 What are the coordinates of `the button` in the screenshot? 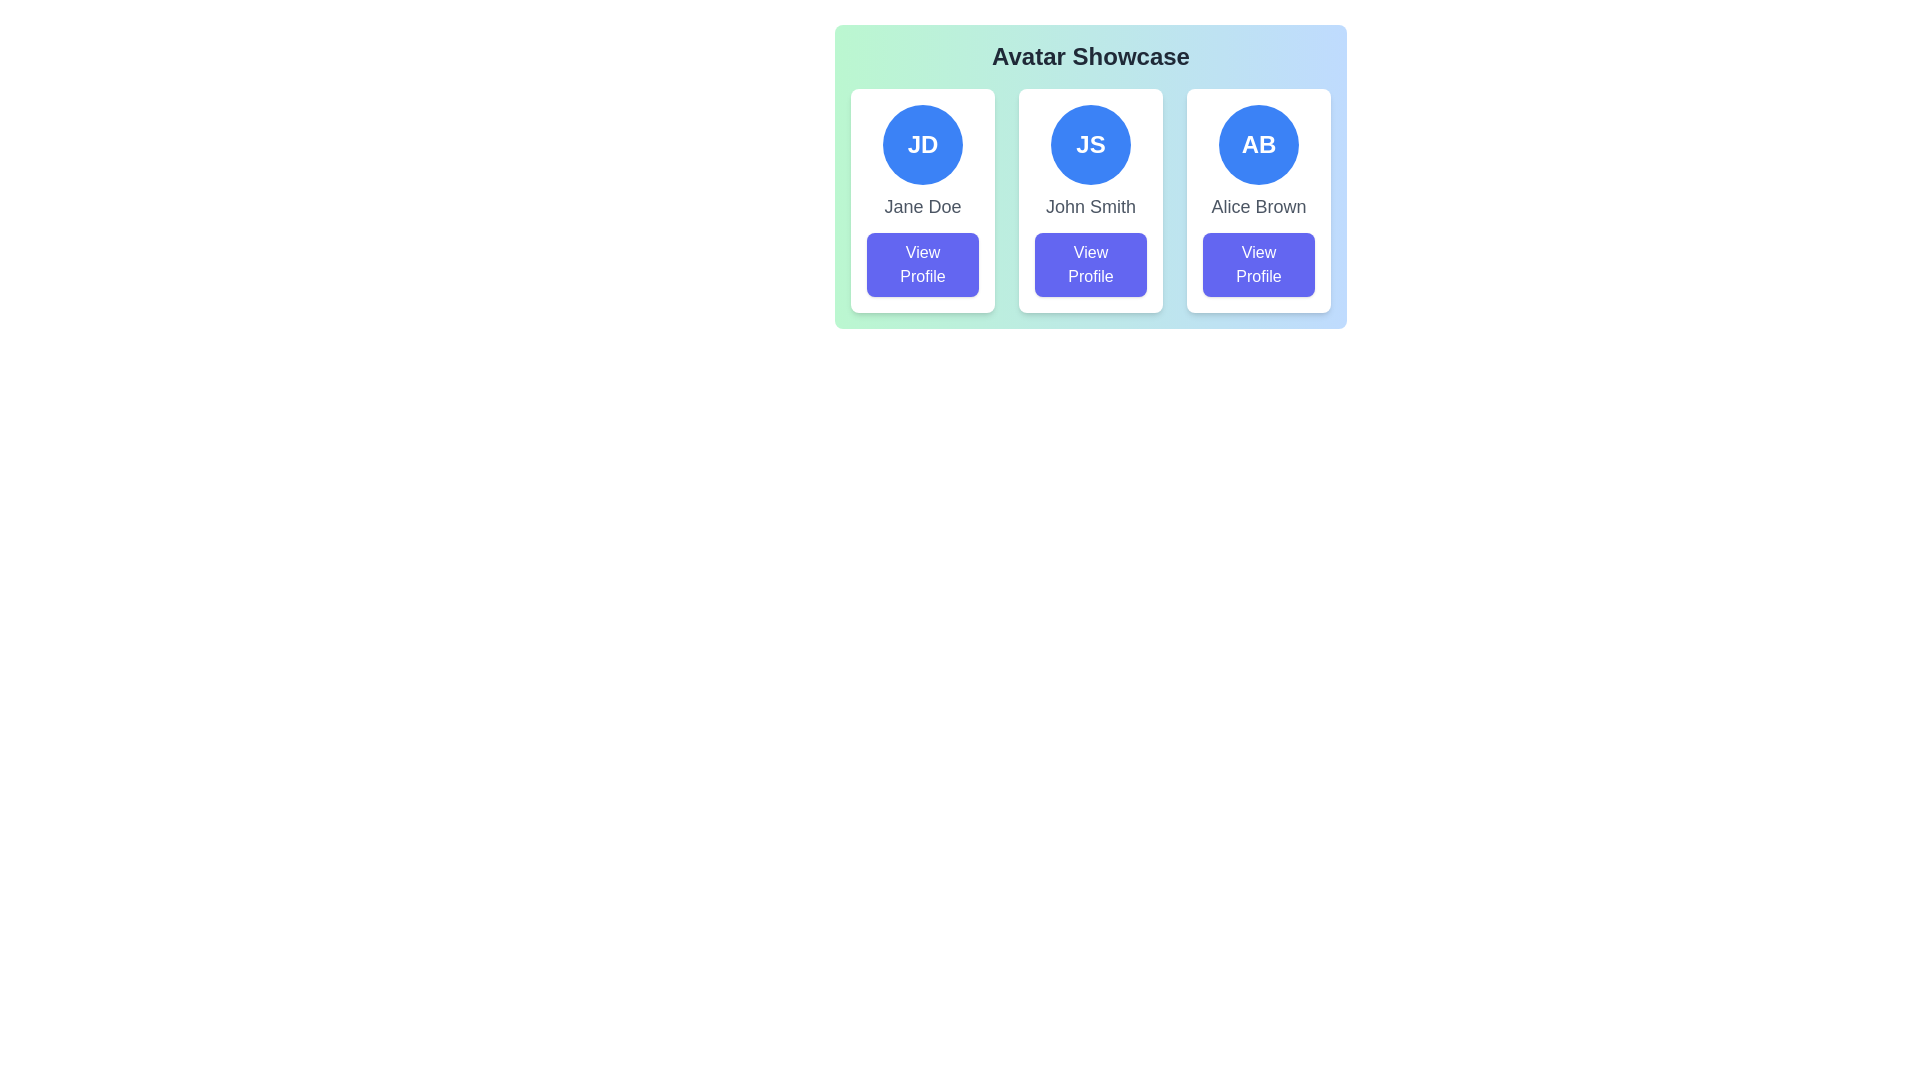 It's located at (1257, 264).